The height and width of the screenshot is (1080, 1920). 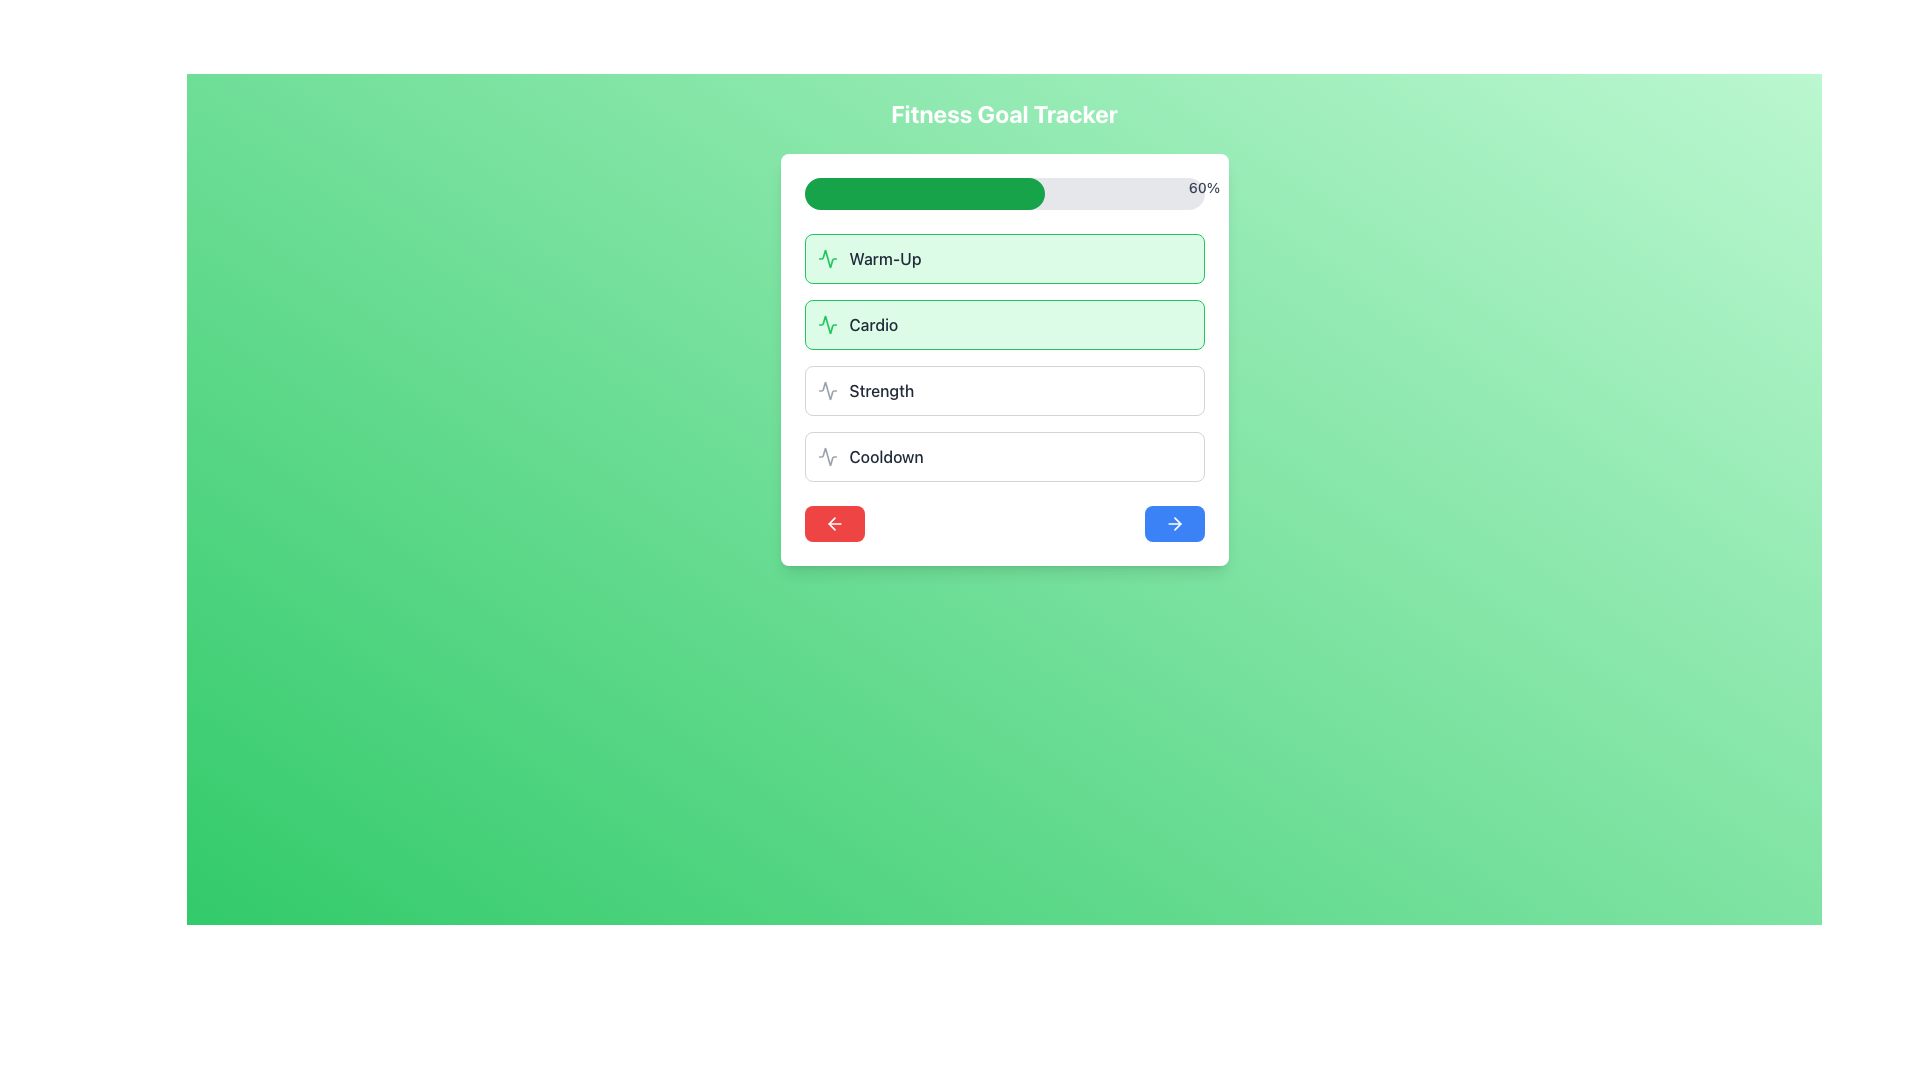 I want to click on the light gray waveform icon located within the 'Strength' card, so click(x=827, y=390).